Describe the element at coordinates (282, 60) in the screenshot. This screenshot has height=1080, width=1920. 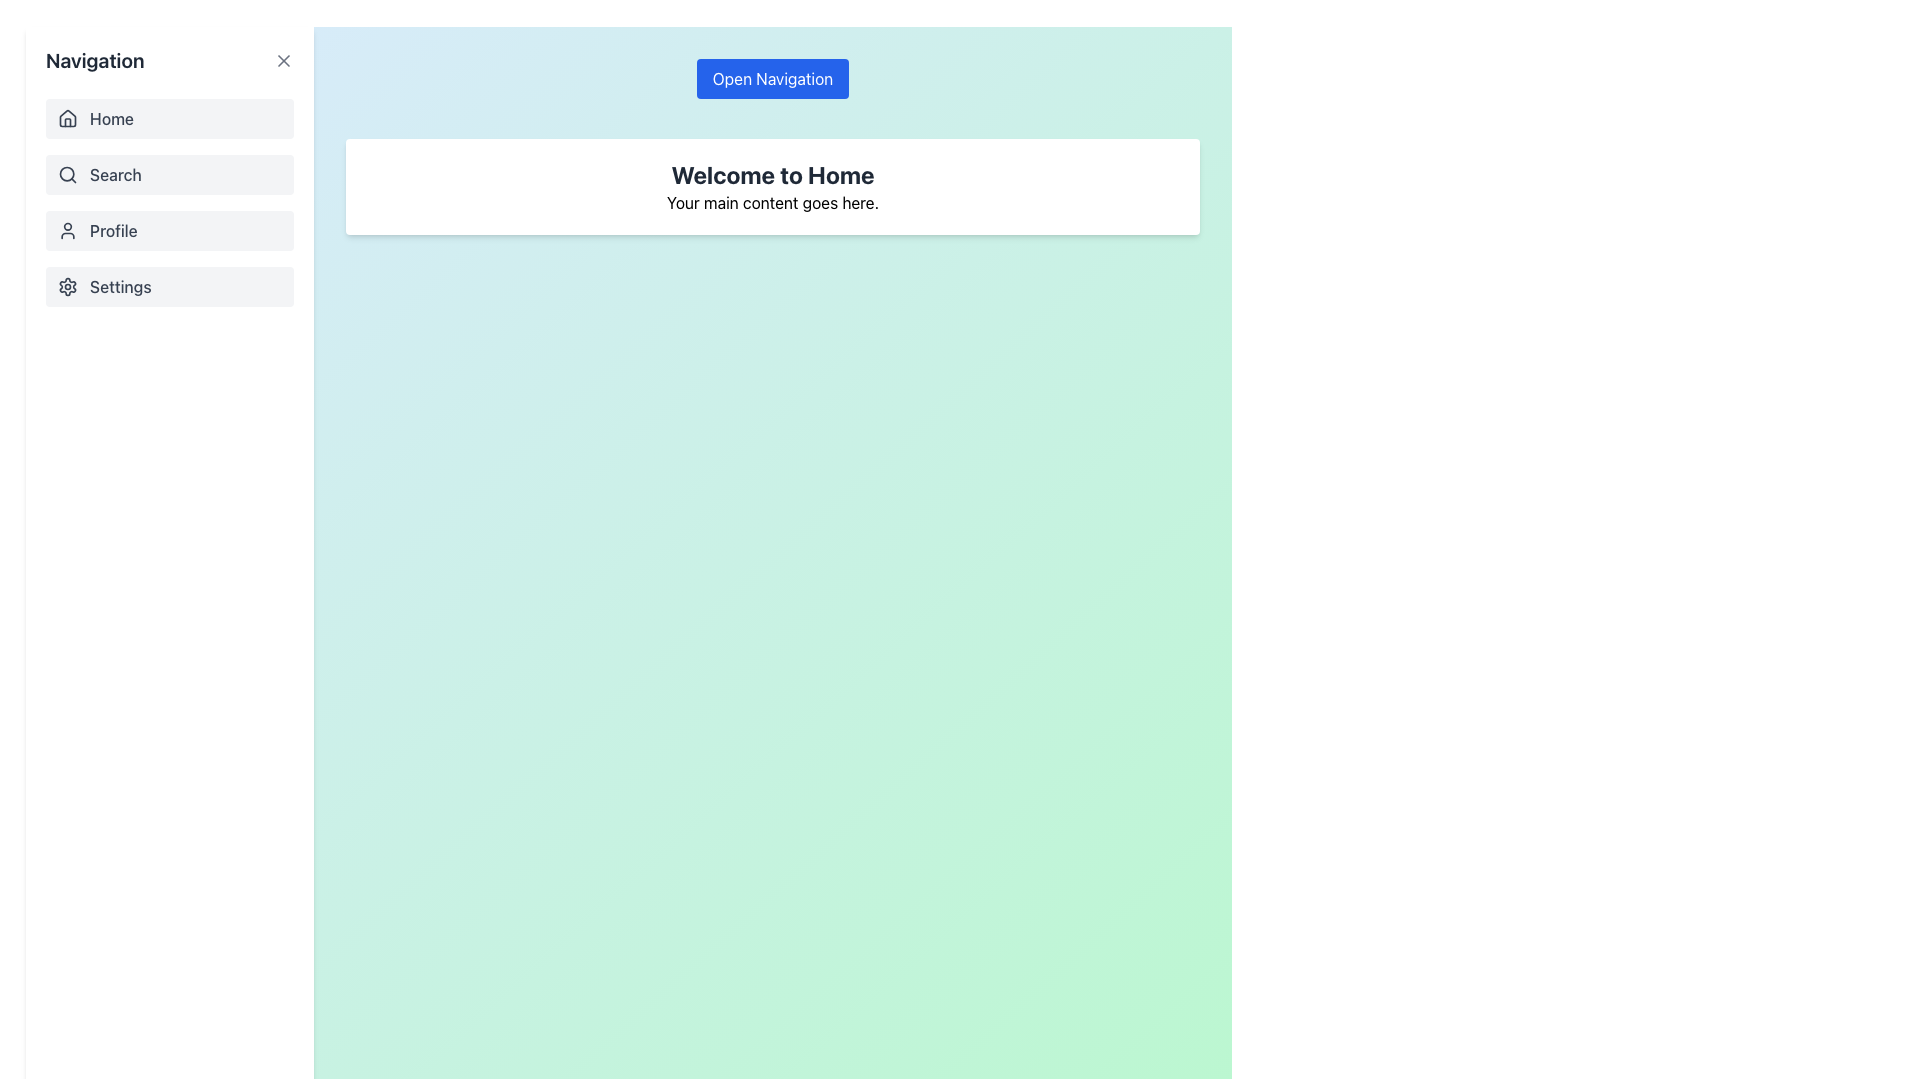
I see `the icon with a diagonal cross pattern located in the sidebar navigation area near the top-right corner, to the right of the 'Navigation' text` at that location.